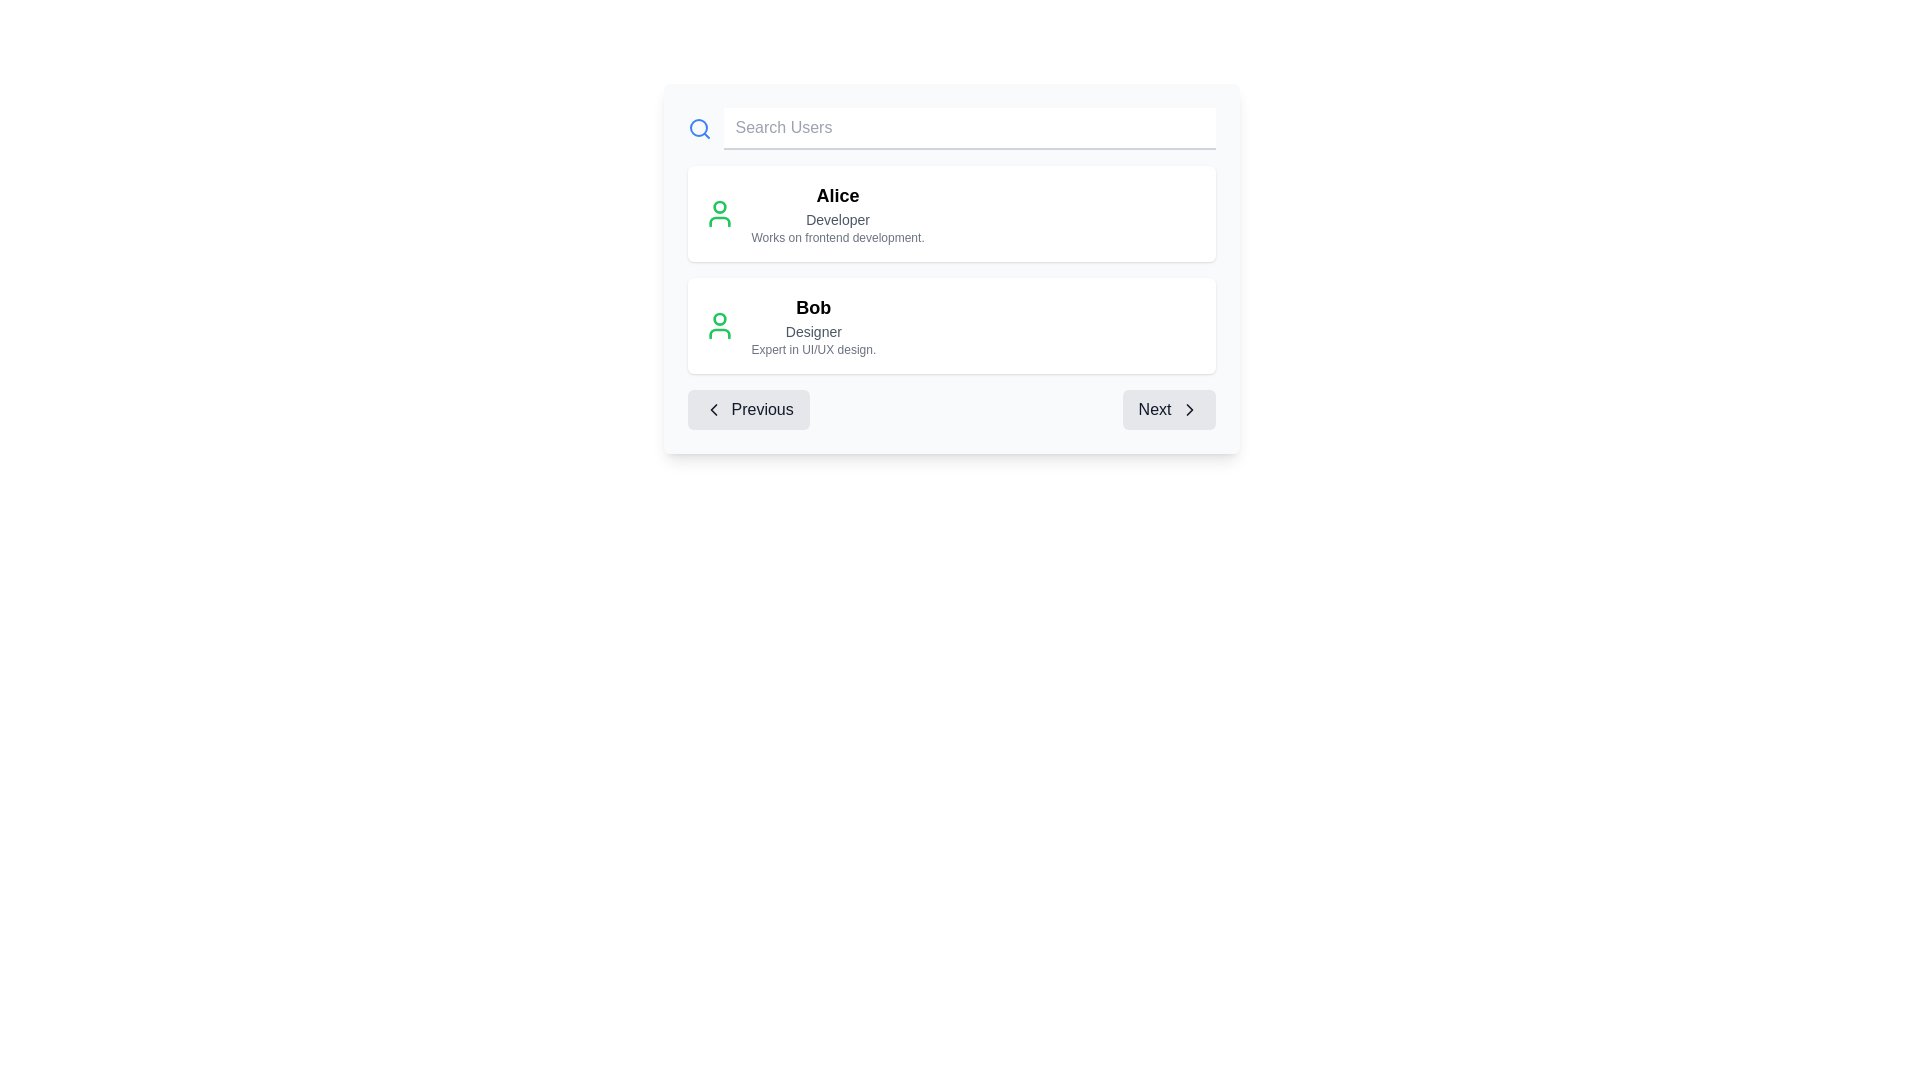  What do you see at coordinates (699, 128) in the screenshot?
I see `the design of the search icon located at the far left of the 'Search Users' input field` at bounding box center [699, 128].